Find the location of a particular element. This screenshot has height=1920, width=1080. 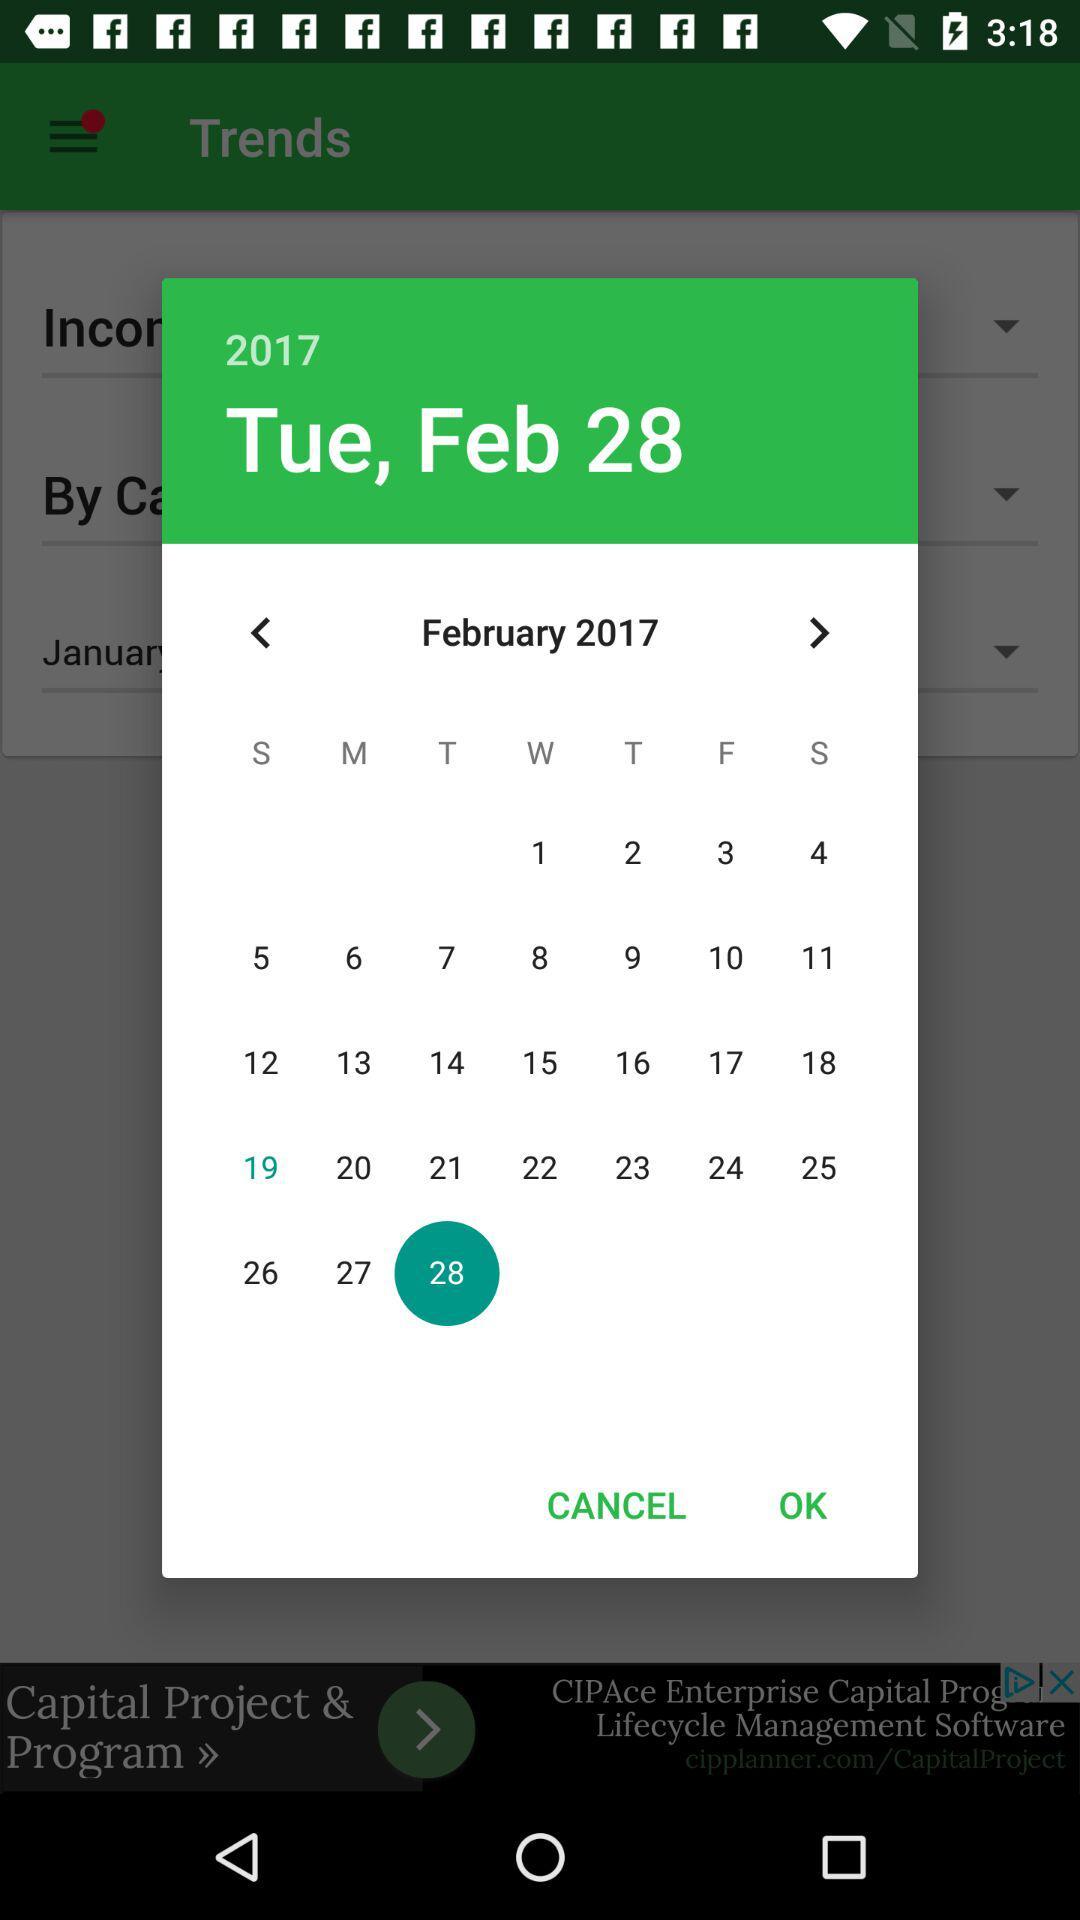

icon at the top right corner is located at coordinates (818, 632).